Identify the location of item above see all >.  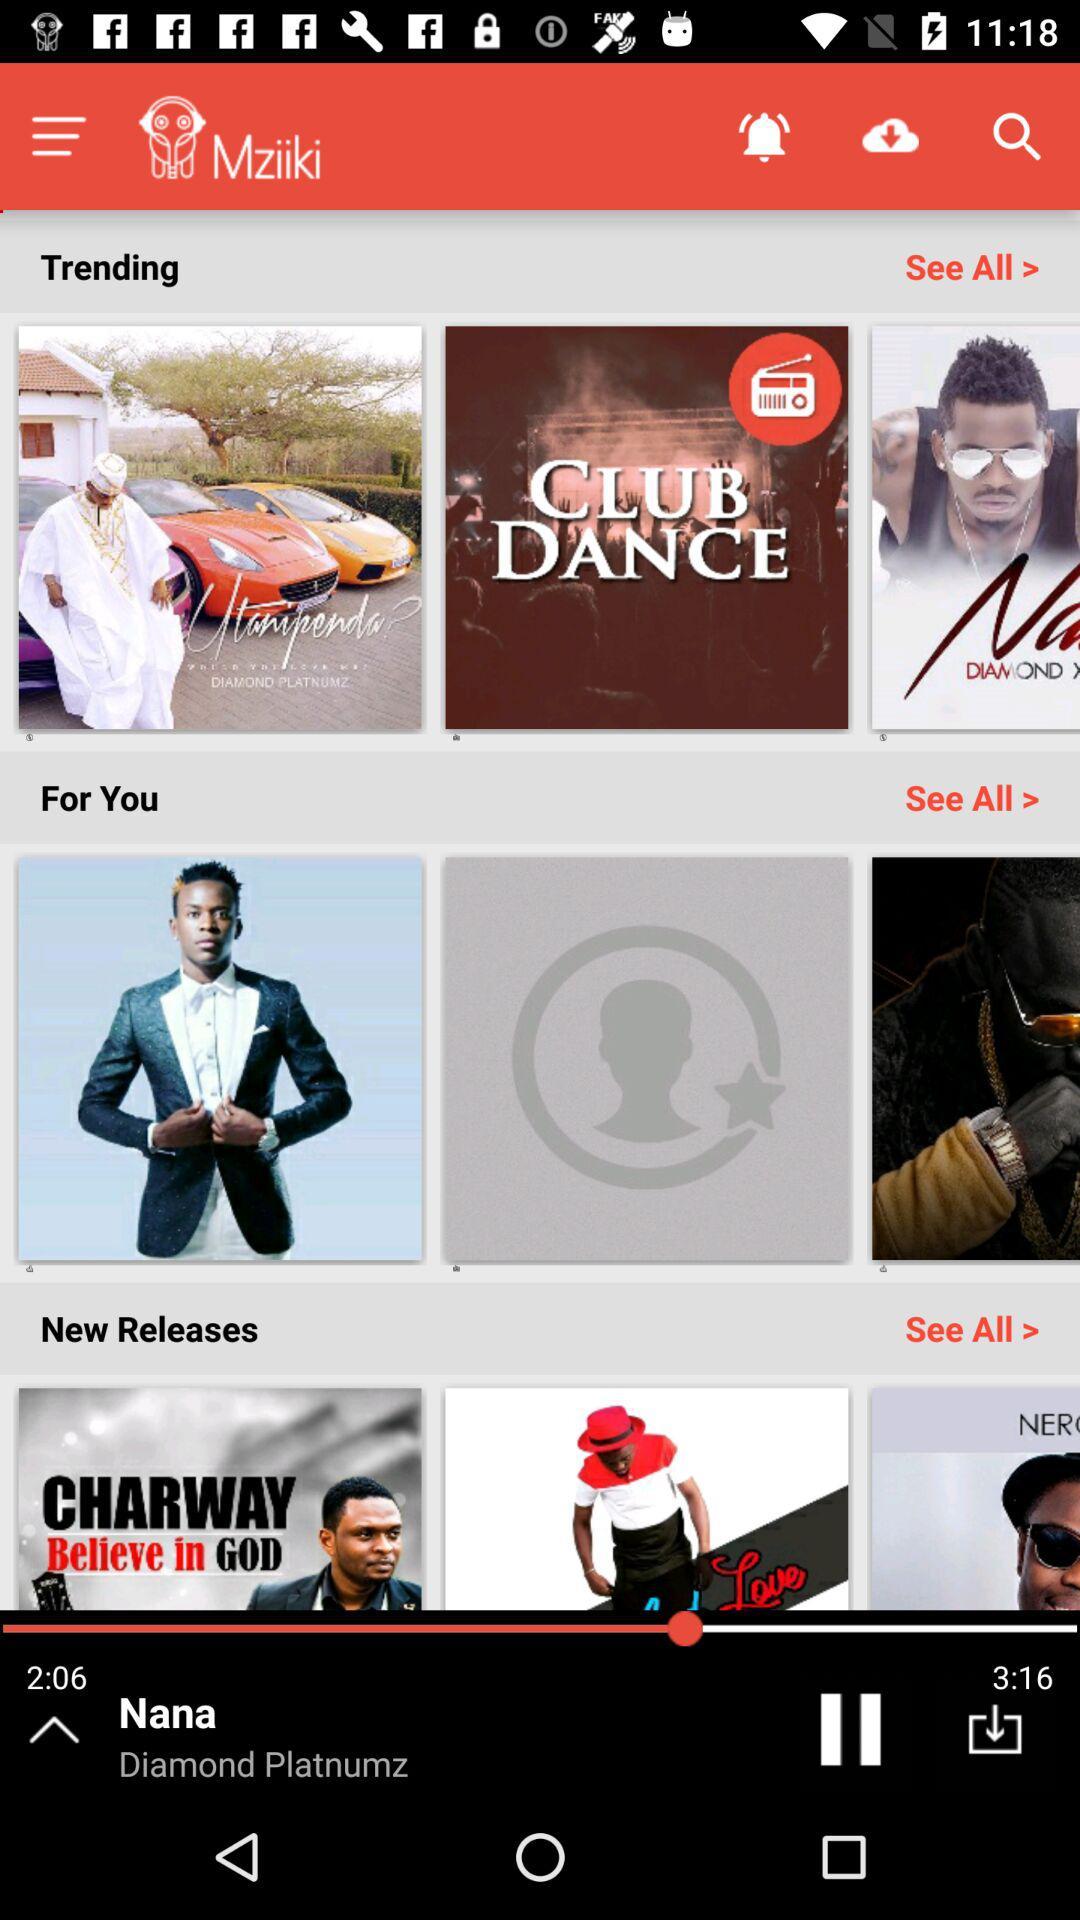
(890, 135).